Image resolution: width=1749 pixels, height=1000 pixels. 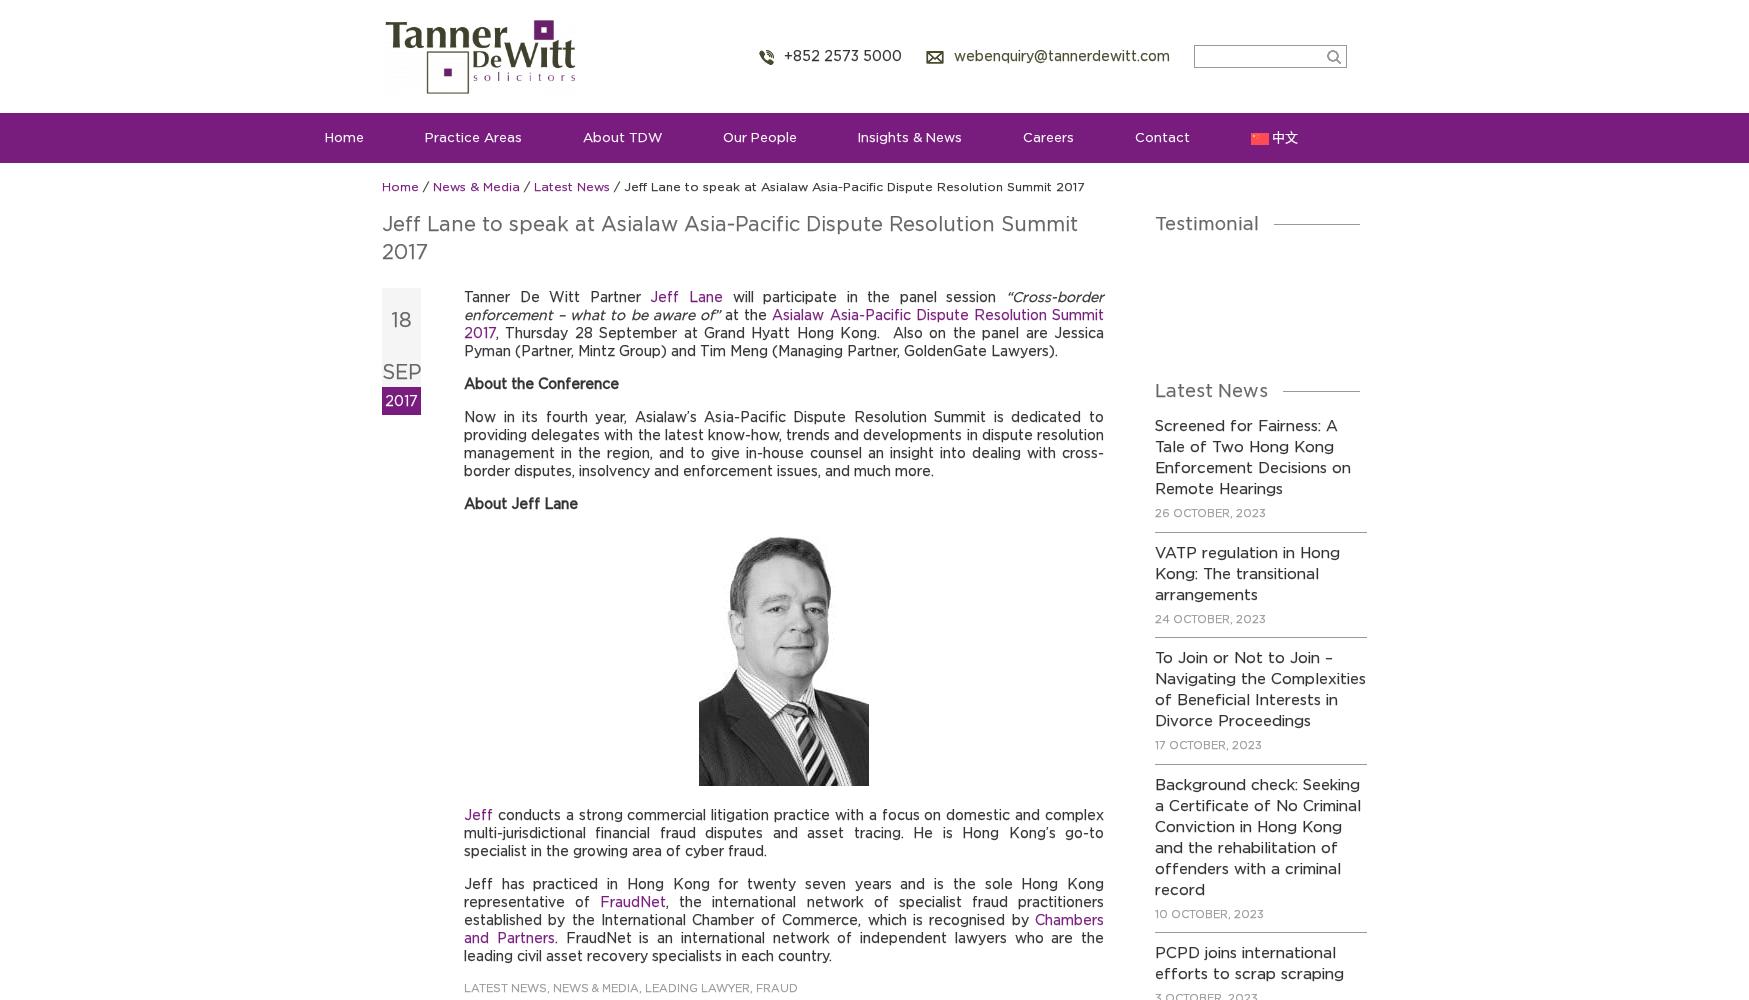 What do you see at coordinates (748, 314) in the screenshot?
I see `'at the'` at bounding box center [748, 314].